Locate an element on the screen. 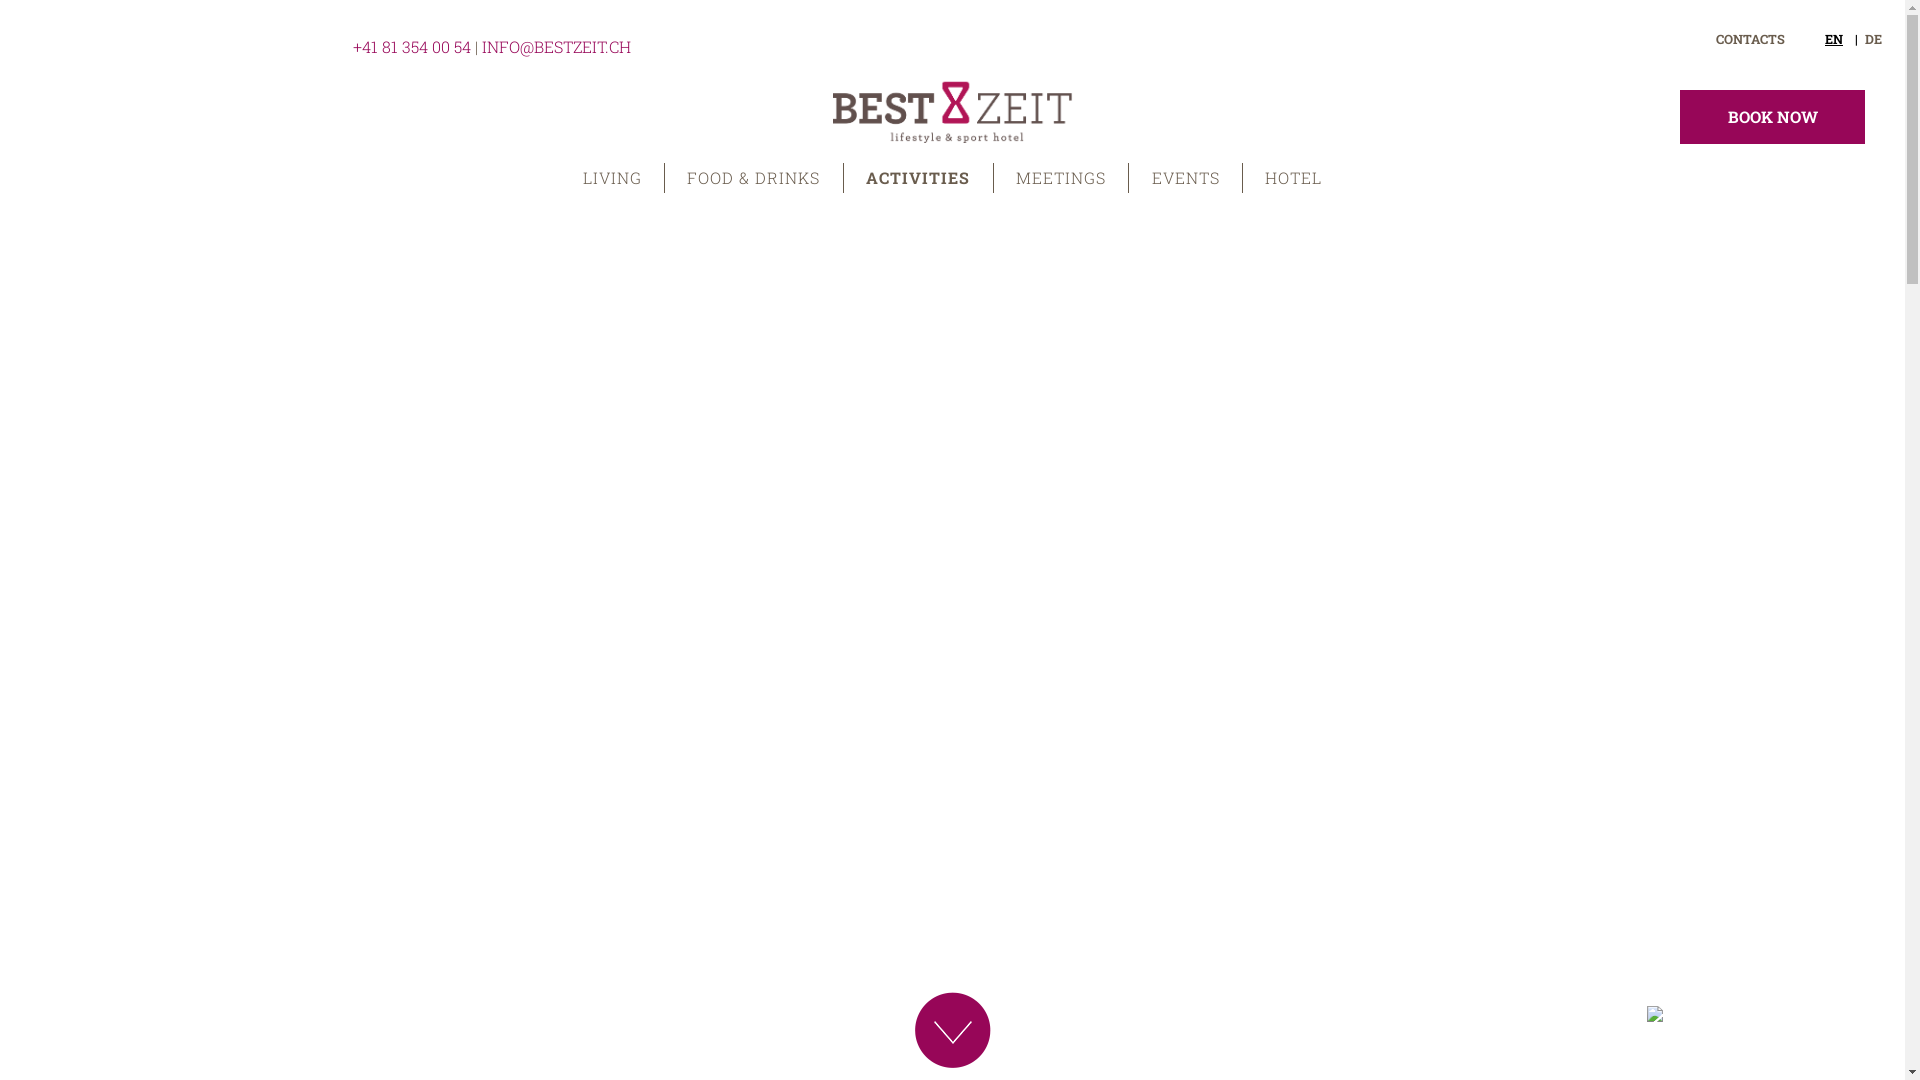  'HOTEL' is located at coordinates (1242, 176).